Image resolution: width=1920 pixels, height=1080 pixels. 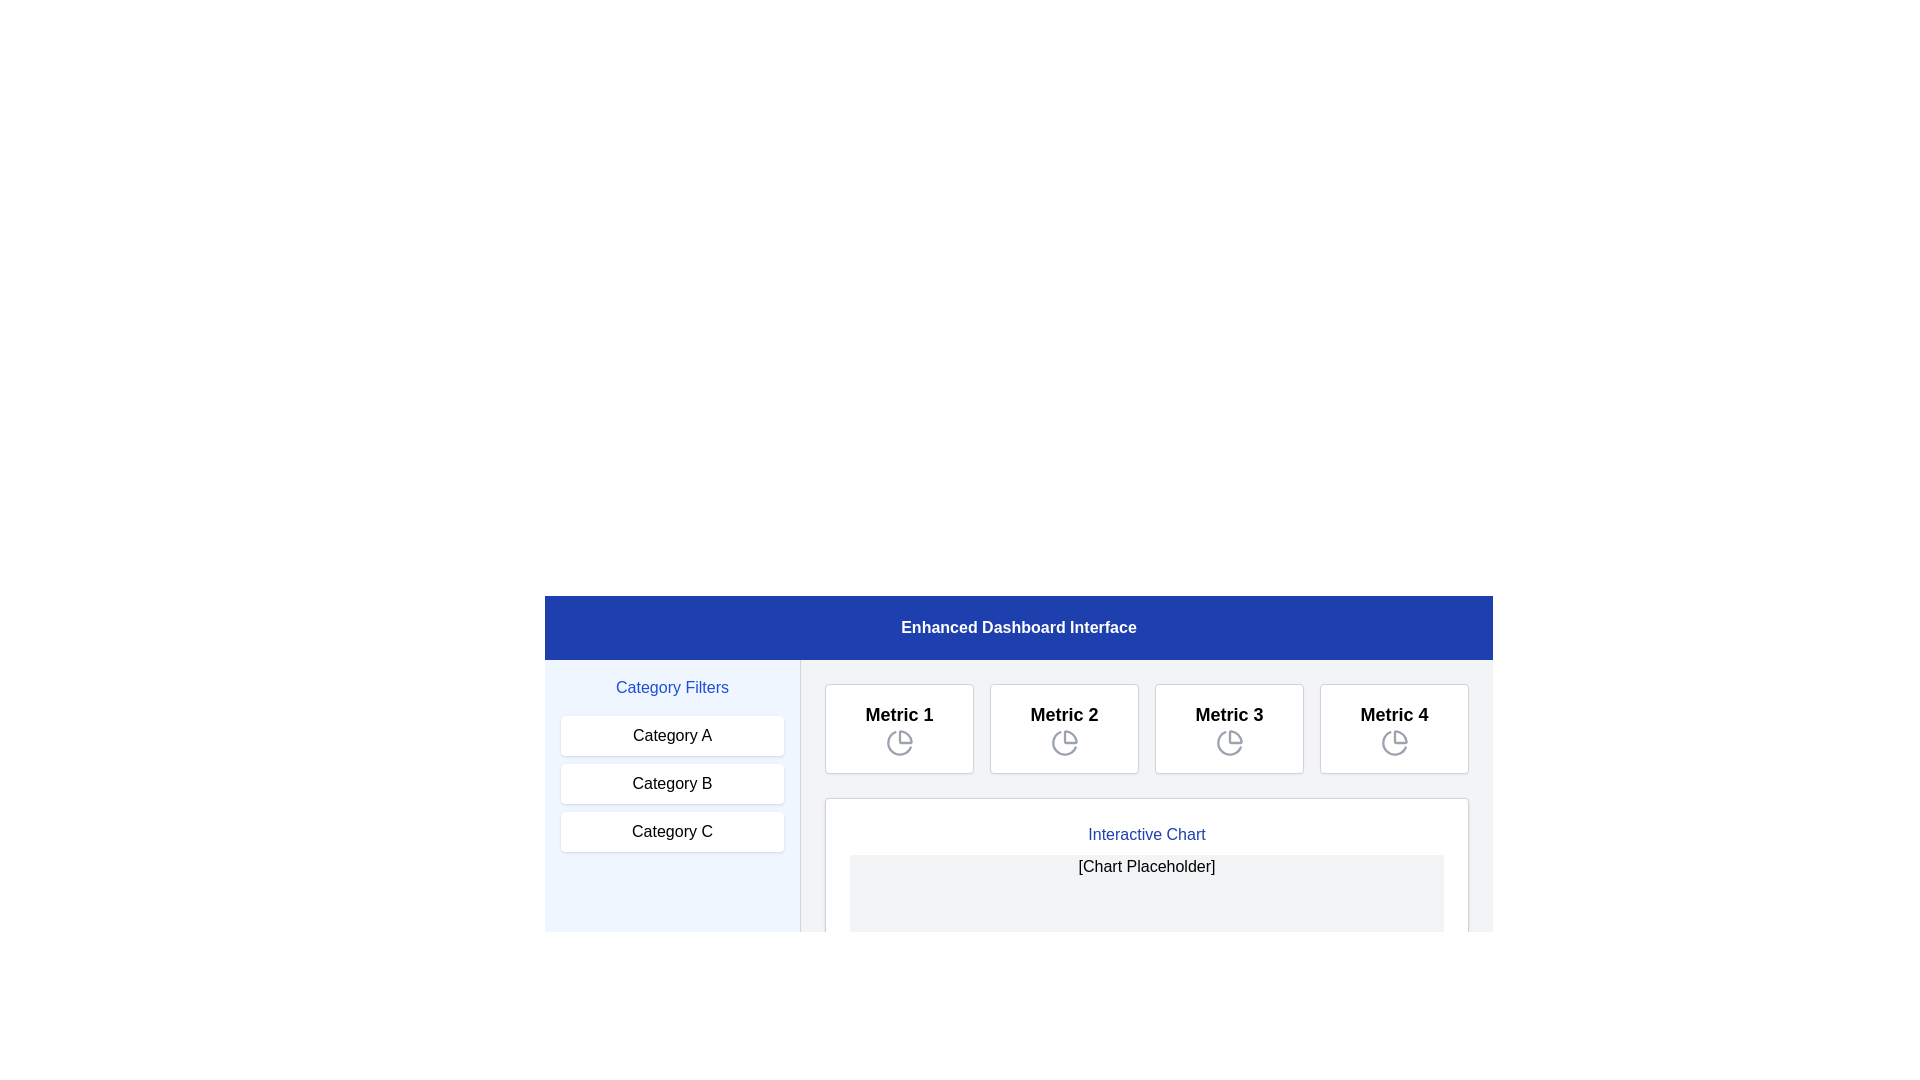 I want to click on the text label indicating the name of a metric in the fourth box of a horizontal list of metric boxes located on the rightmost side of the row, so click(x=1393, y=713).